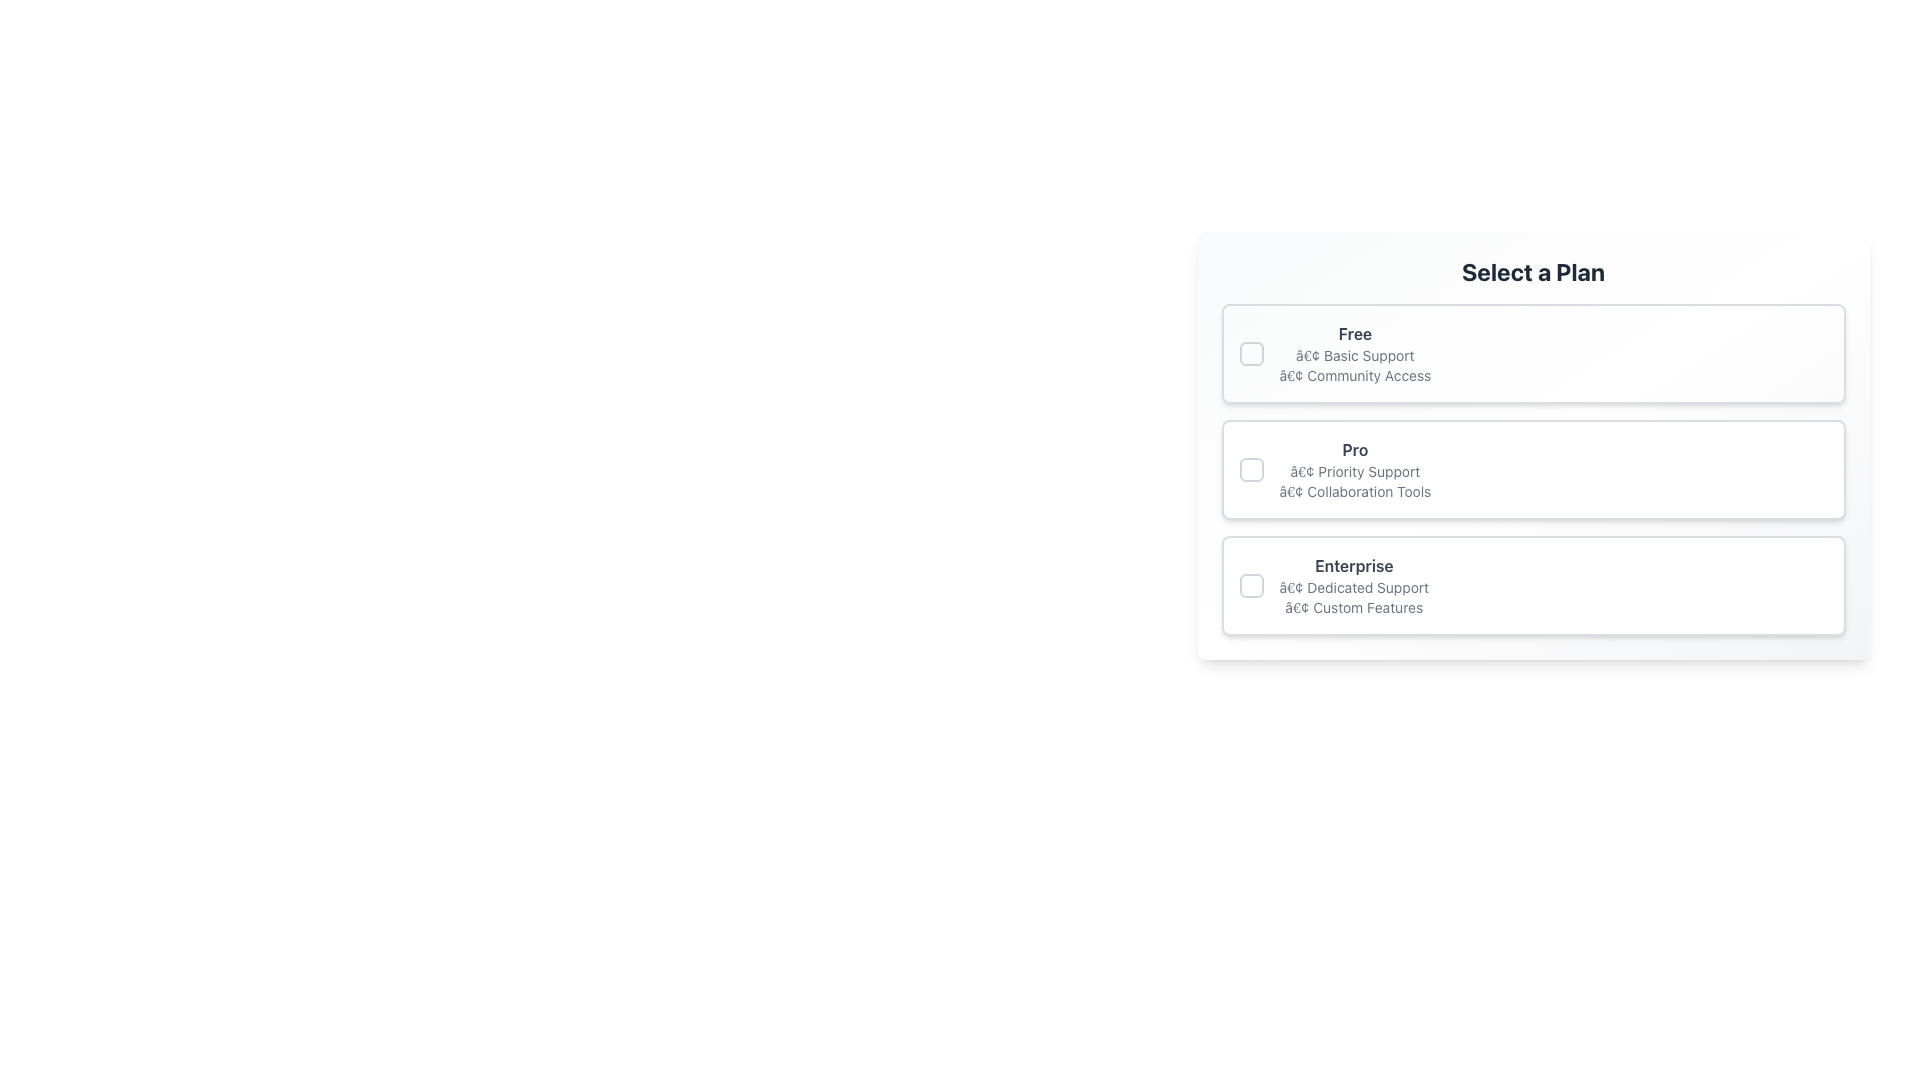 Image resolution: width=1920 pixels, height=1080 pixels. Describe the element at coordinates (1354, 585) in the screenshot. I see `the text block that provides details about the Enterprise plan option, which highlights features like Dedicated Support and Custom Features` at that location.